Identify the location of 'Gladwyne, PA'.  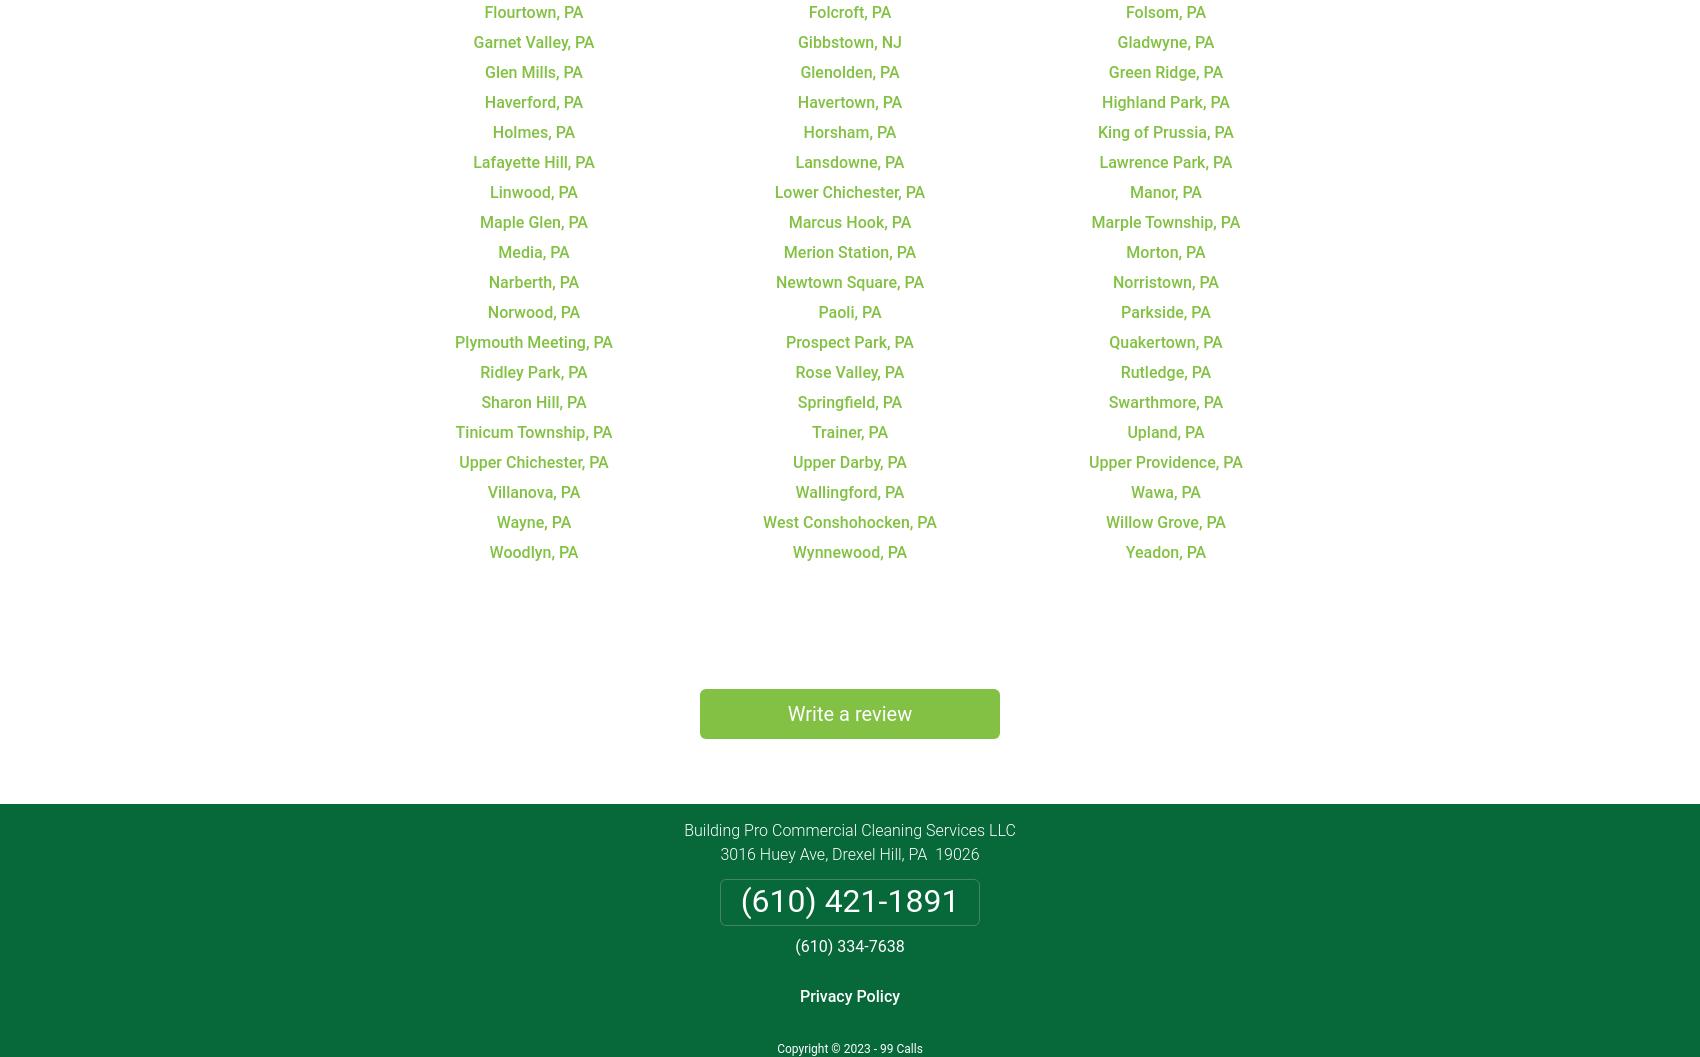
(1117, 41).